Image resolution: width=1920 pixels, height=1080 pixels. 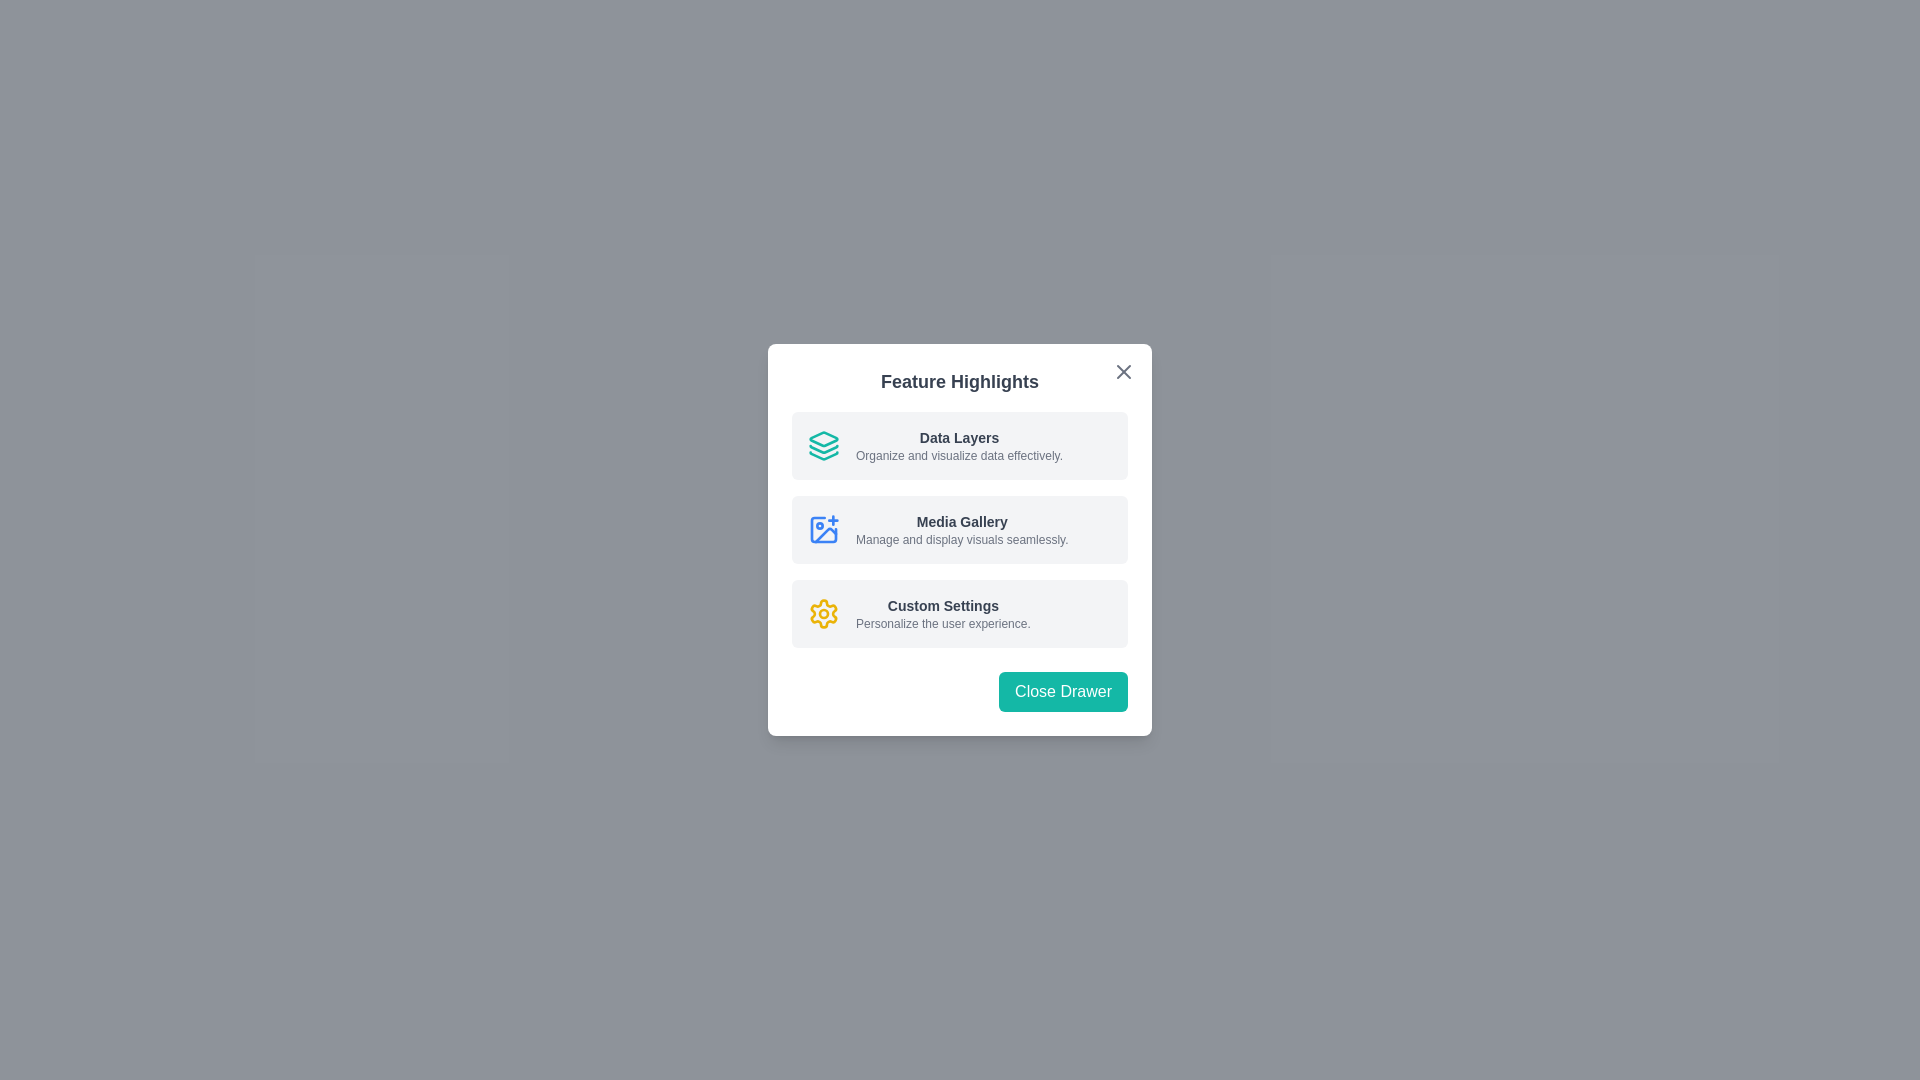 I want to click on the text label stating 'Personalize the user experience.' which is styled in gray and located under 'Custom Settings', so click(x=942, y=623).